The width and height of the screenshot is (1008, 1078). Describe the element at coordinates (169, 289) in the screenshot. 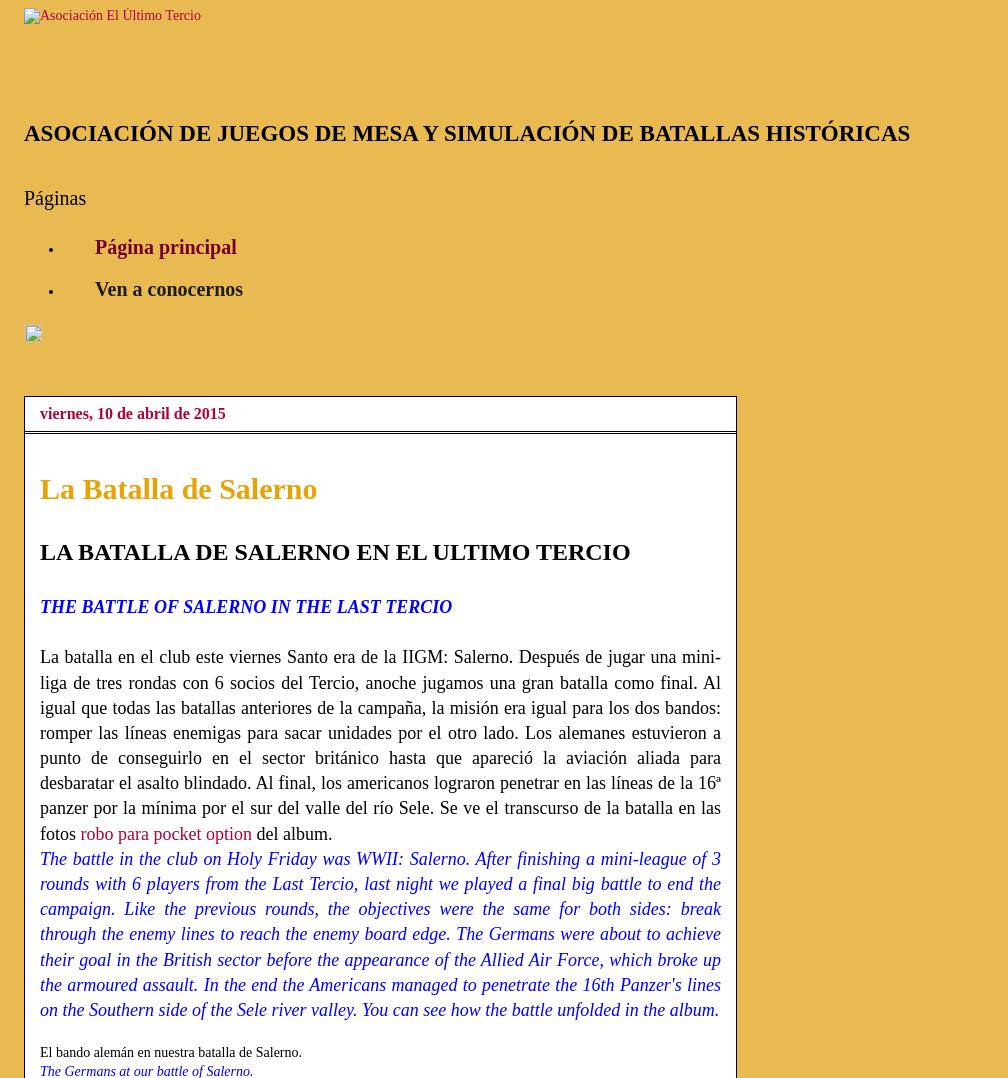

I see `'Ven a conocernos'` at that location.